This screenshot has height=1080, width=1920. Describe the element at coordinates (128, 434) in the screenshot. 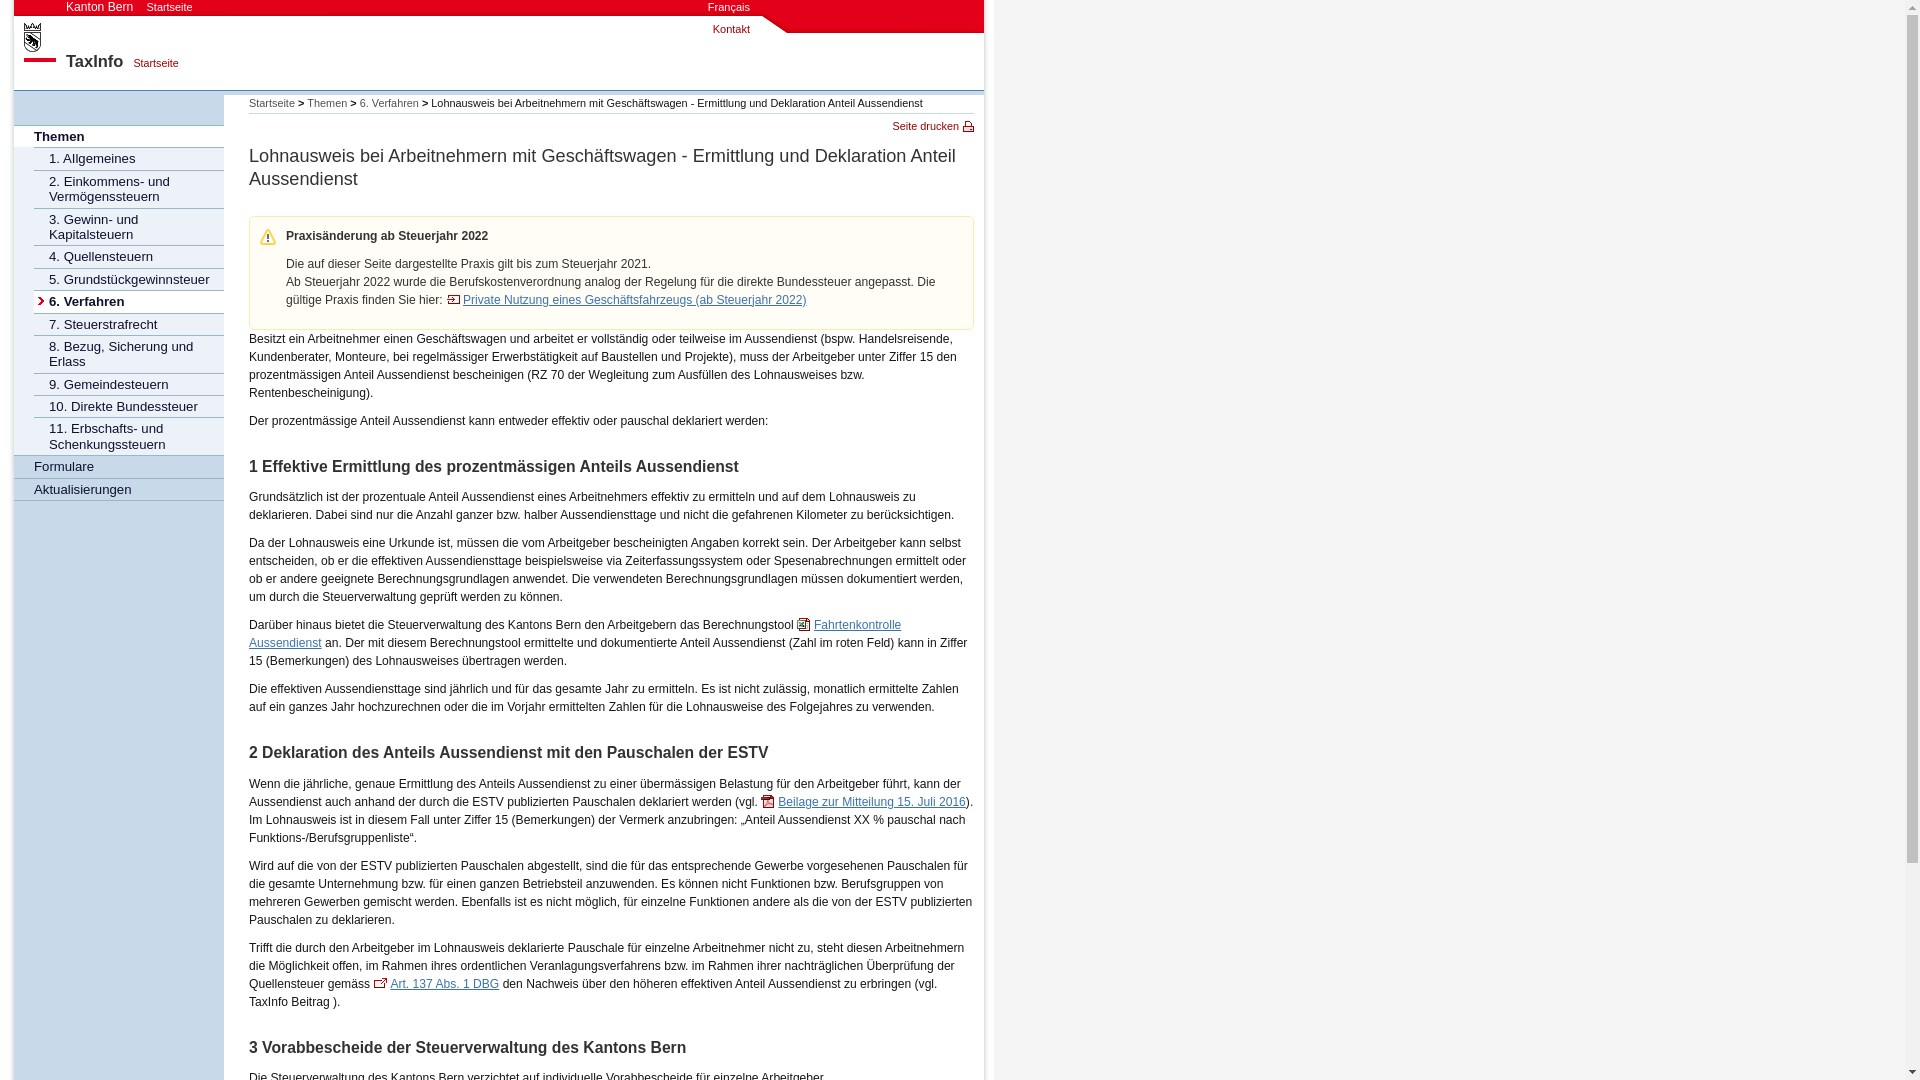

I see `'11. Erbschafts- und Schenkungssteuern'` at that location.